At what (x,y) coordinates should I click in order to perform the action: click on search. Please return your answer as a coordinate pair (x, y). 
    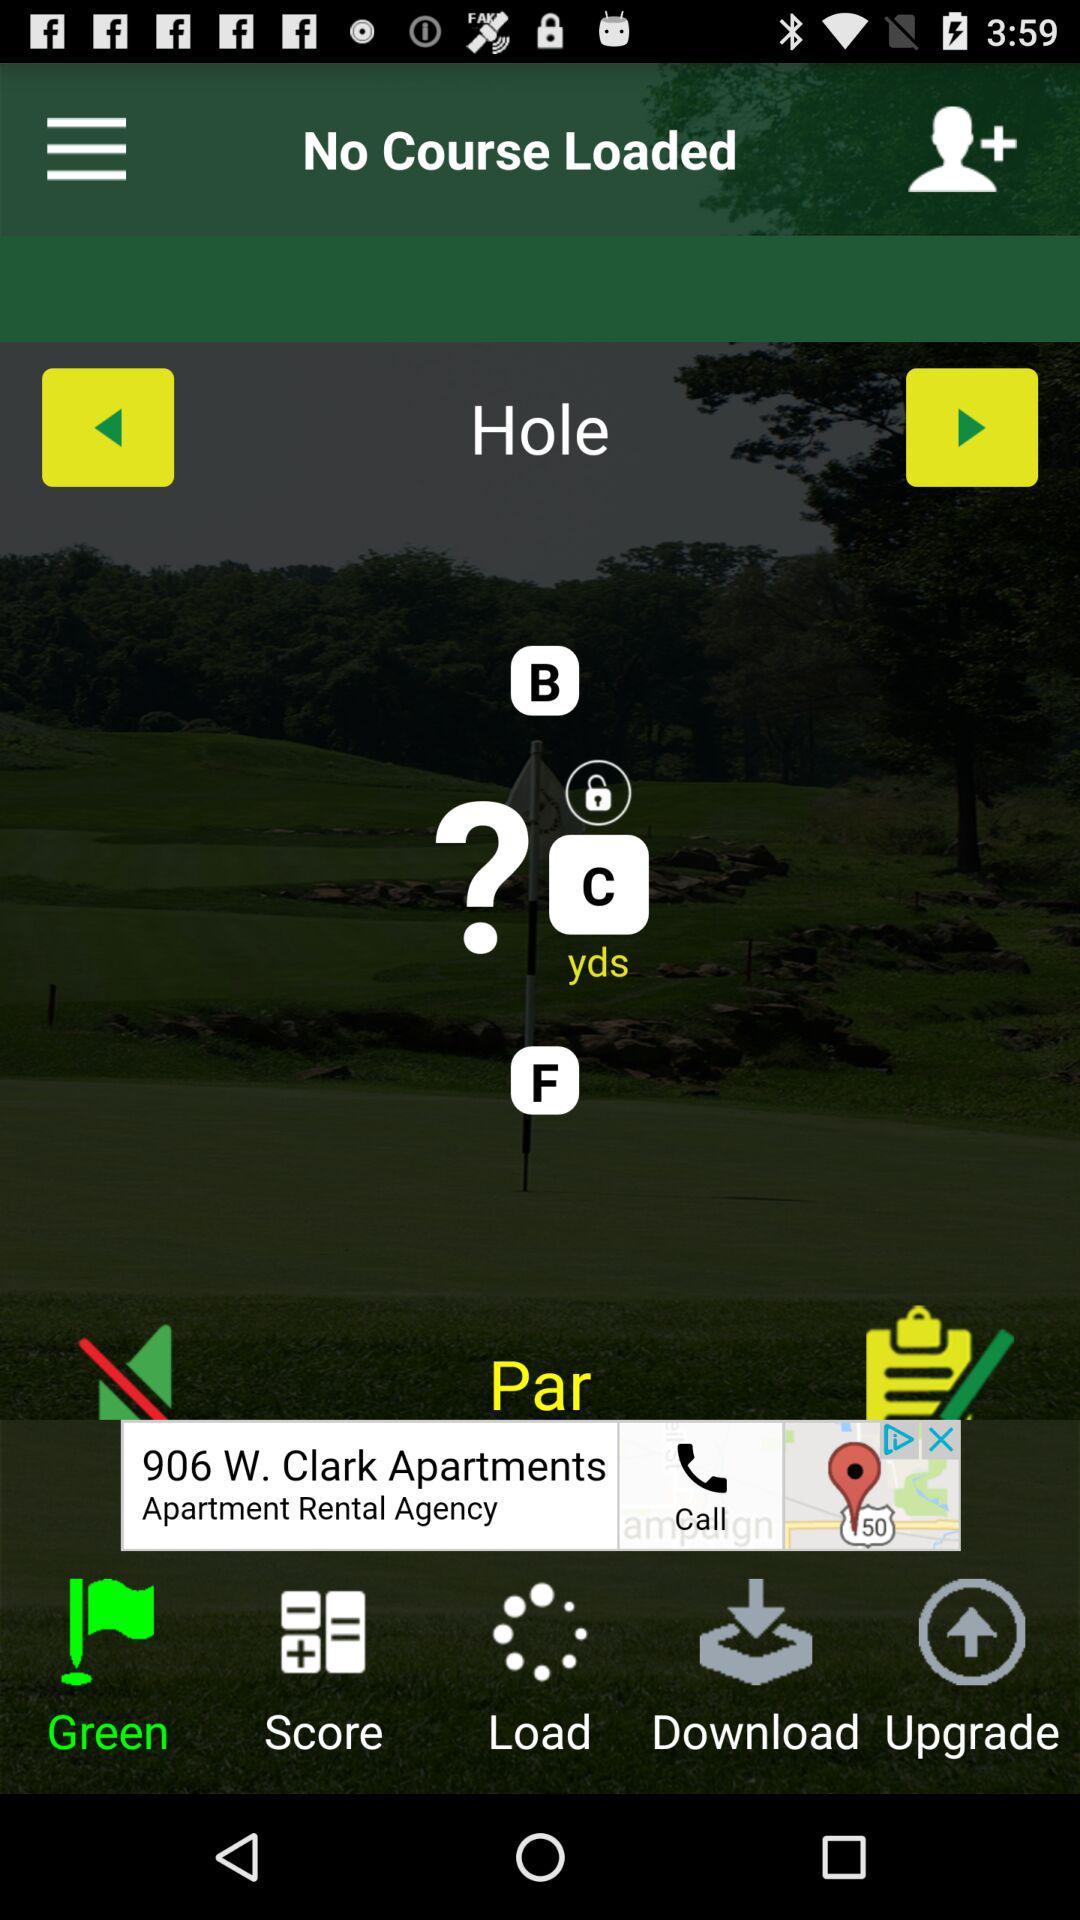
    Looking at the image, I should click on (540, 1485).